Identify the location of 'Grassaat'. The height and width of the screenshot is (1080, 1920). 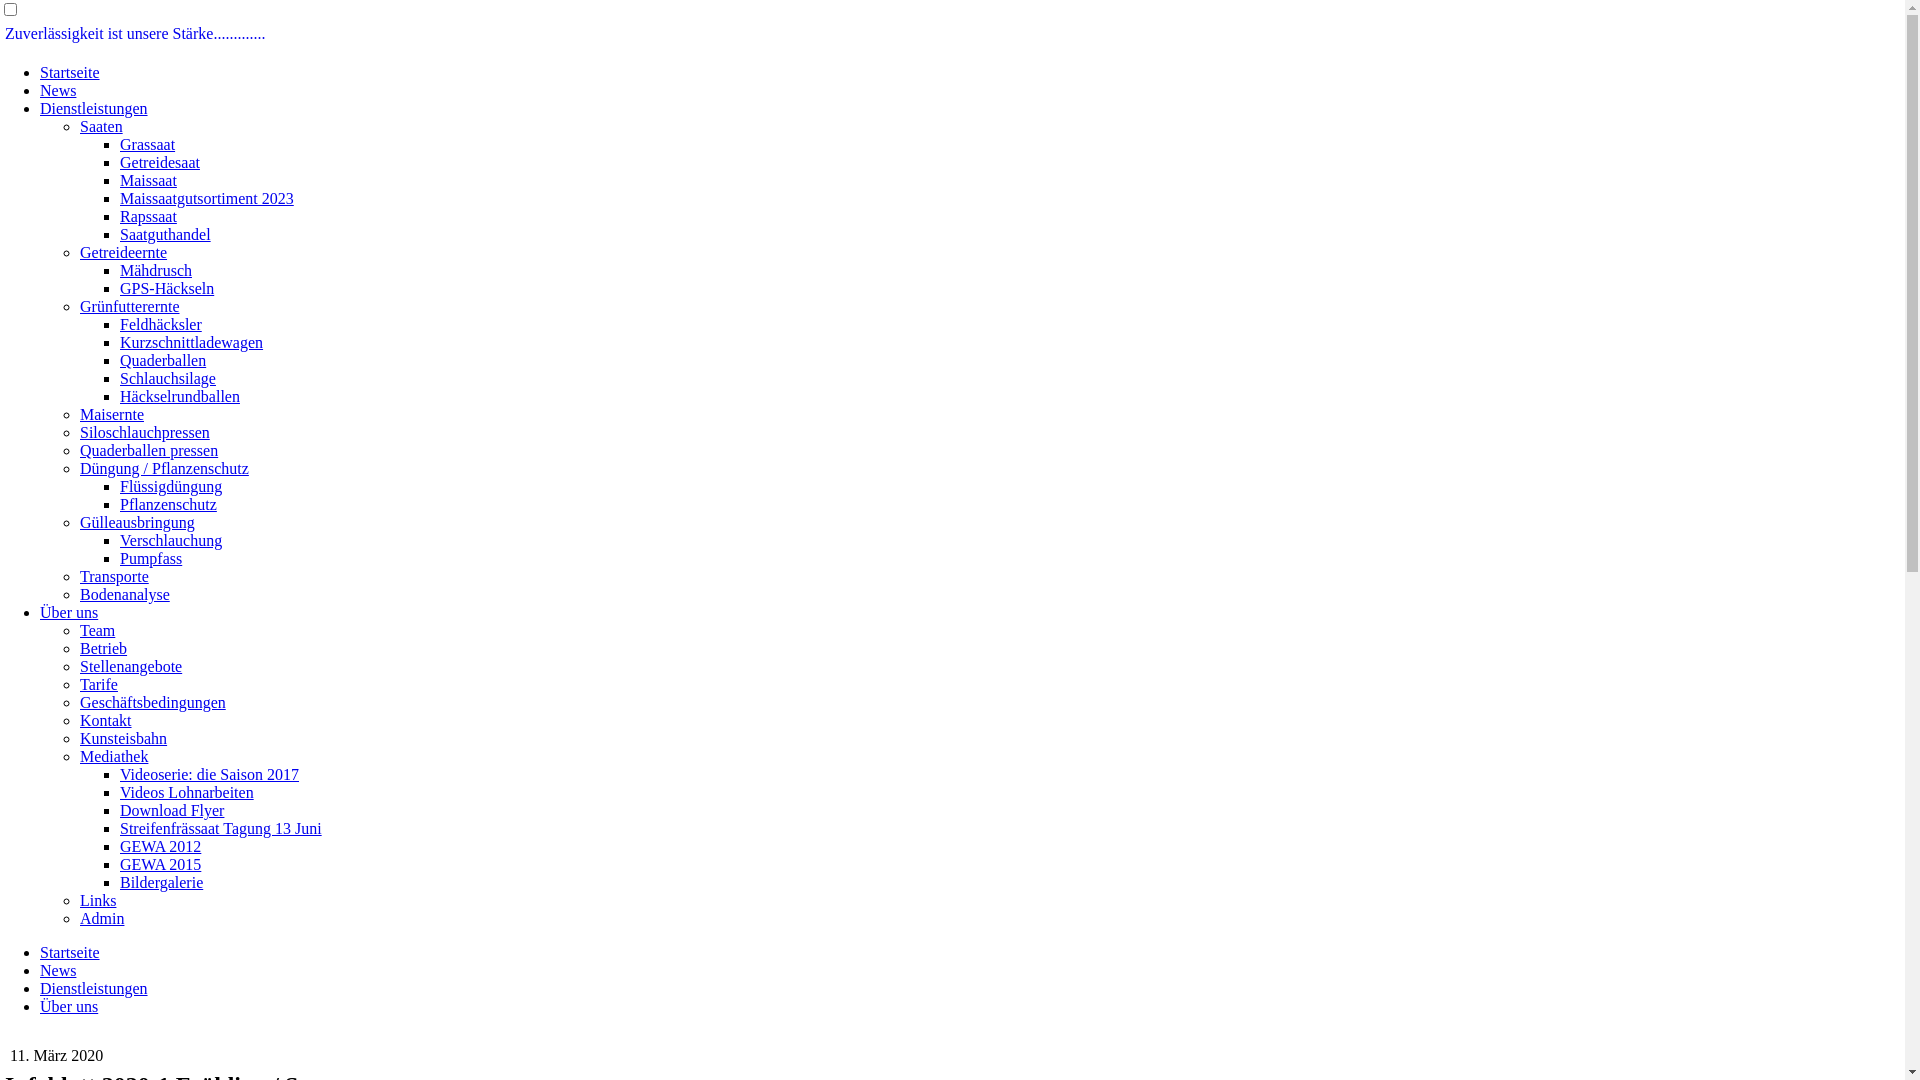
(146, 143).